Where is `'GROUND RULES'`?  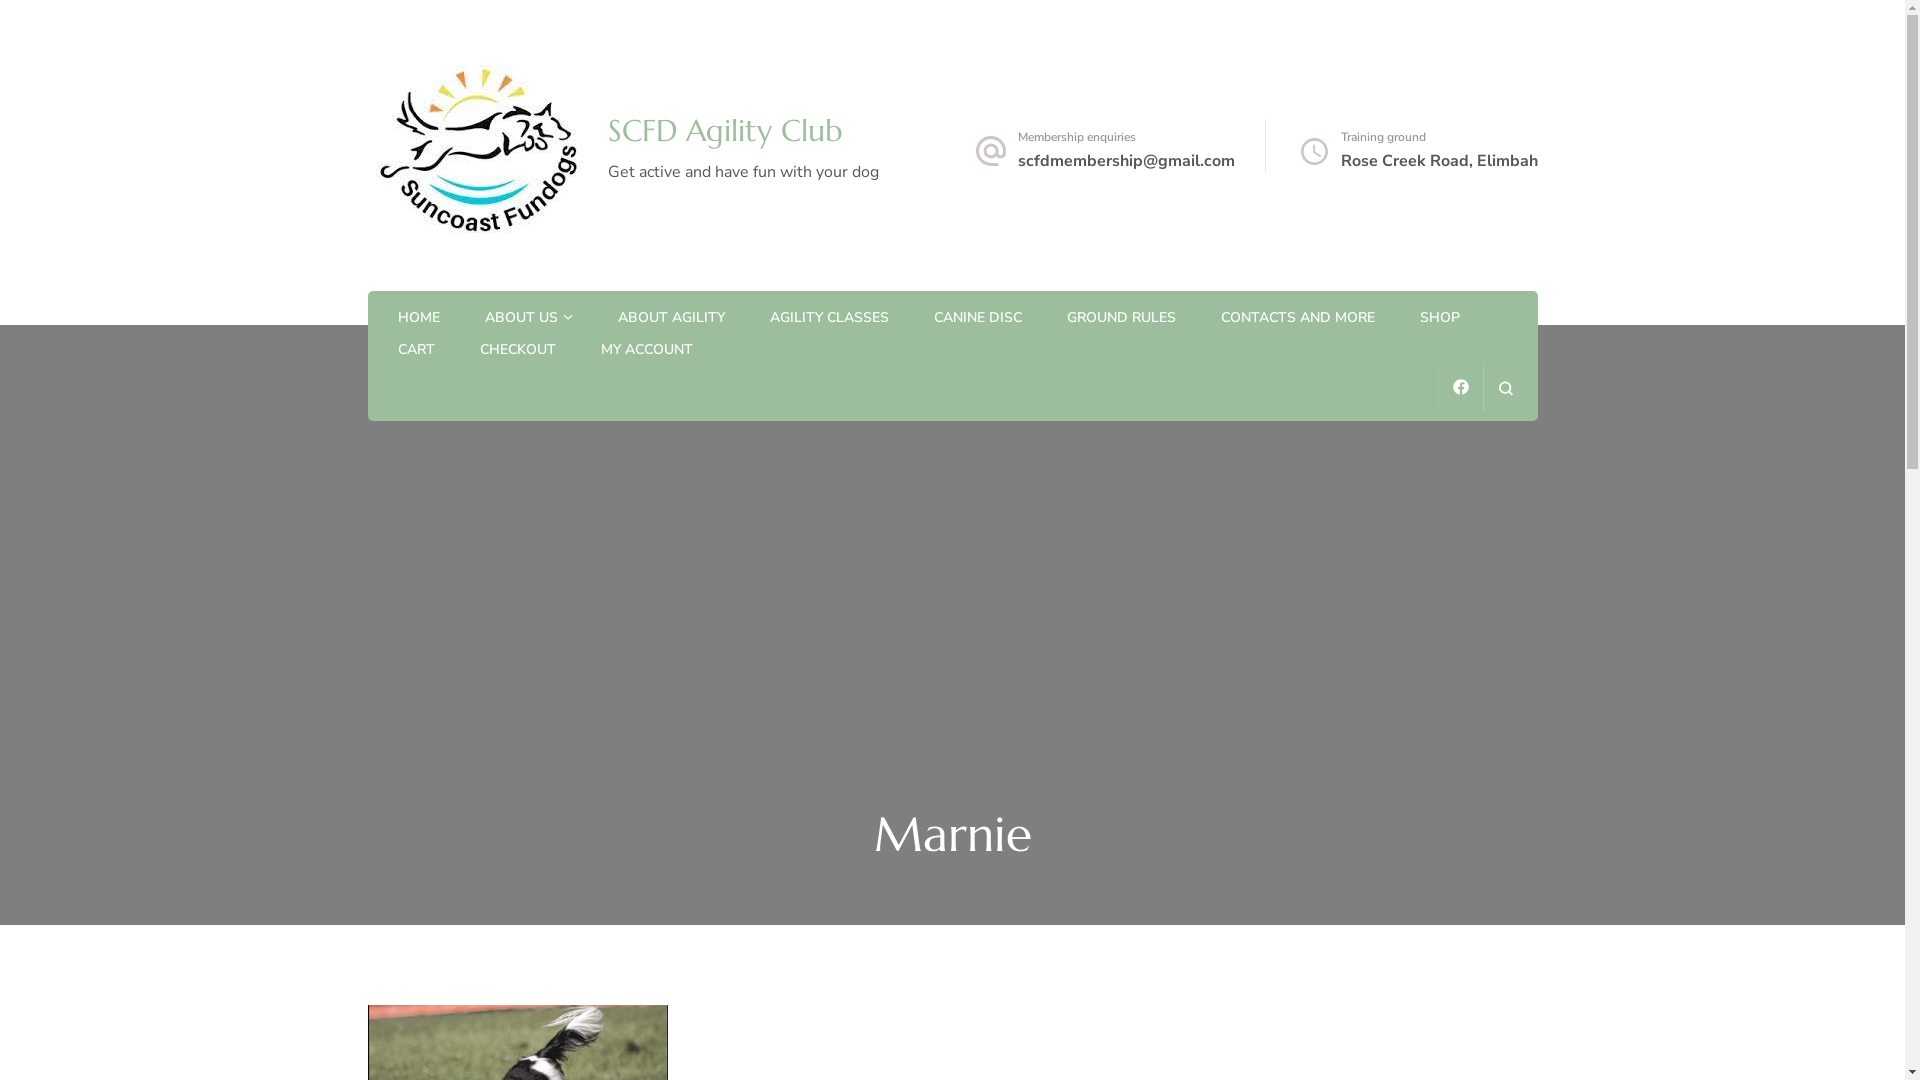 'GROUND RULES' is located at coordinates (1120, 318).